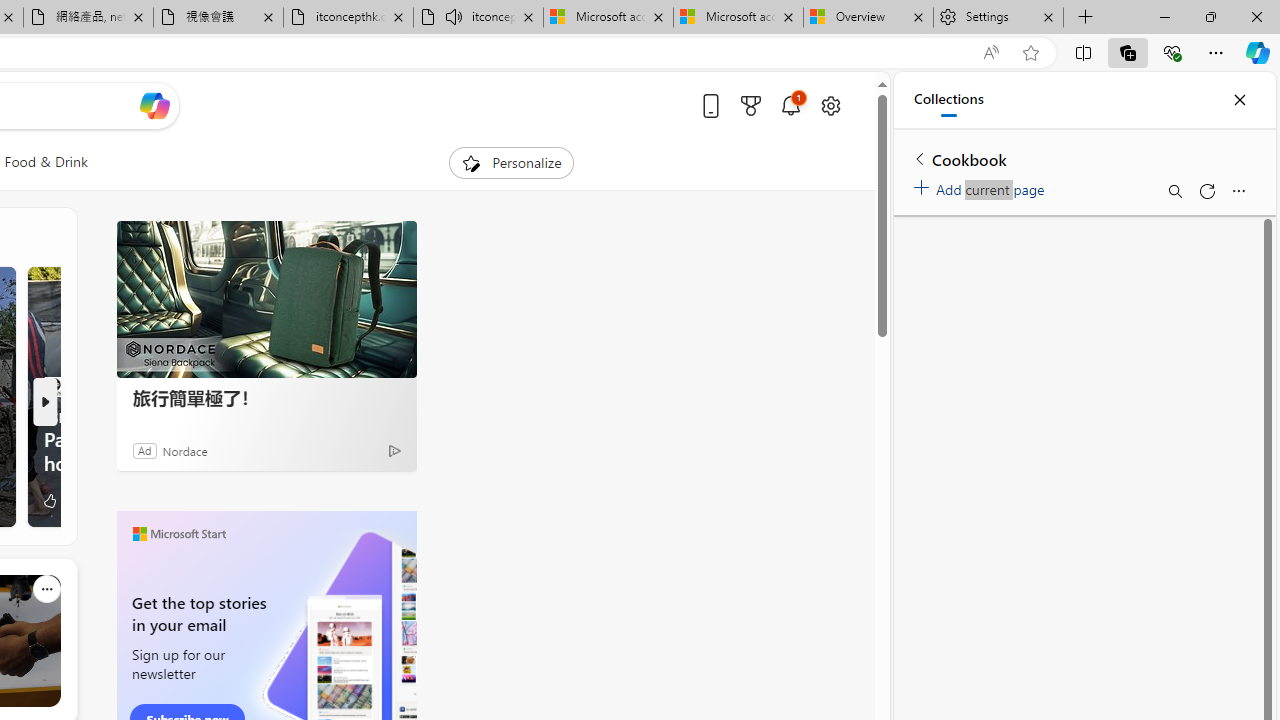  I want to click on 'More options menu', so click(1237, 191).